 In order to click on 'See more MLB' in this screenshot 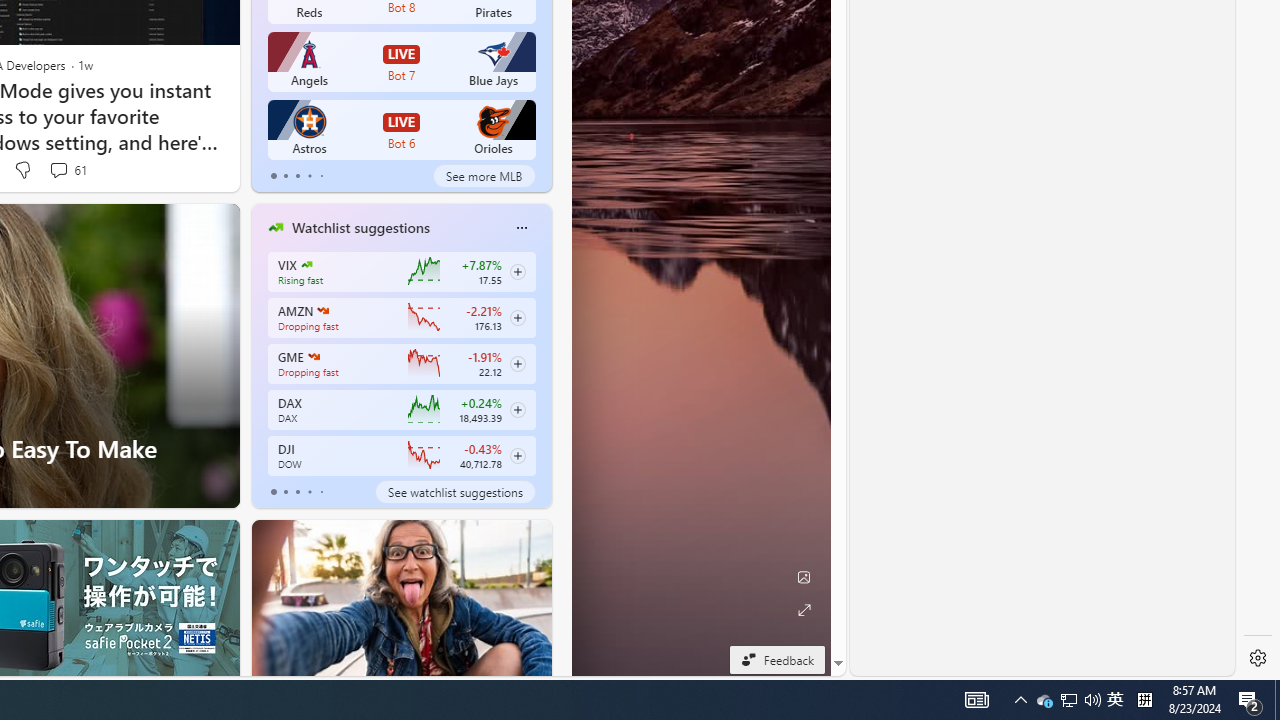, I will do `click(484, 175)`.